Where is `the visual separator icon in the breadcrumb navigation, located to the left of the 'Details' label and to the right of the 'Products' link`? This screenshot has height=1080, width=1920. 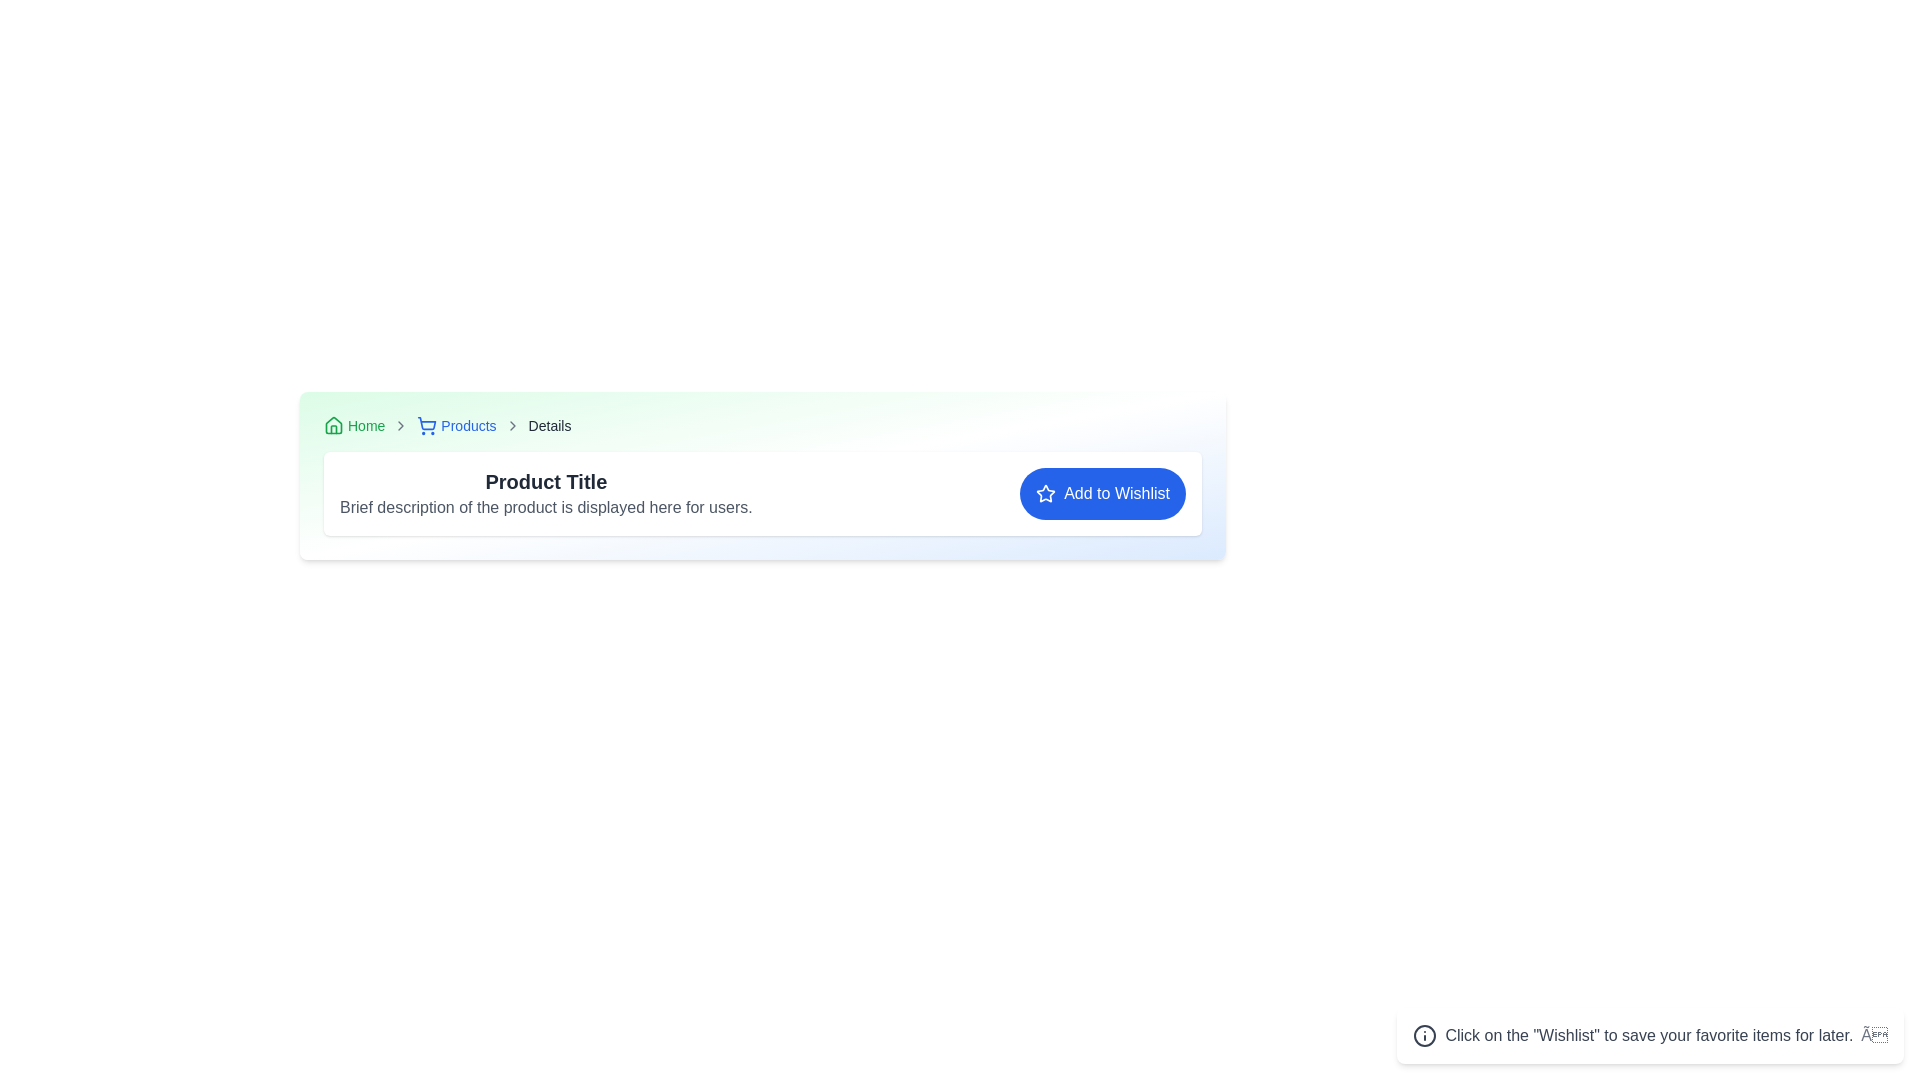
the visual separator icon in the breadcrumb navigation, located to the left of the 'Details' label and to the right of the 'Products' link is located at coordinates (512, 424).